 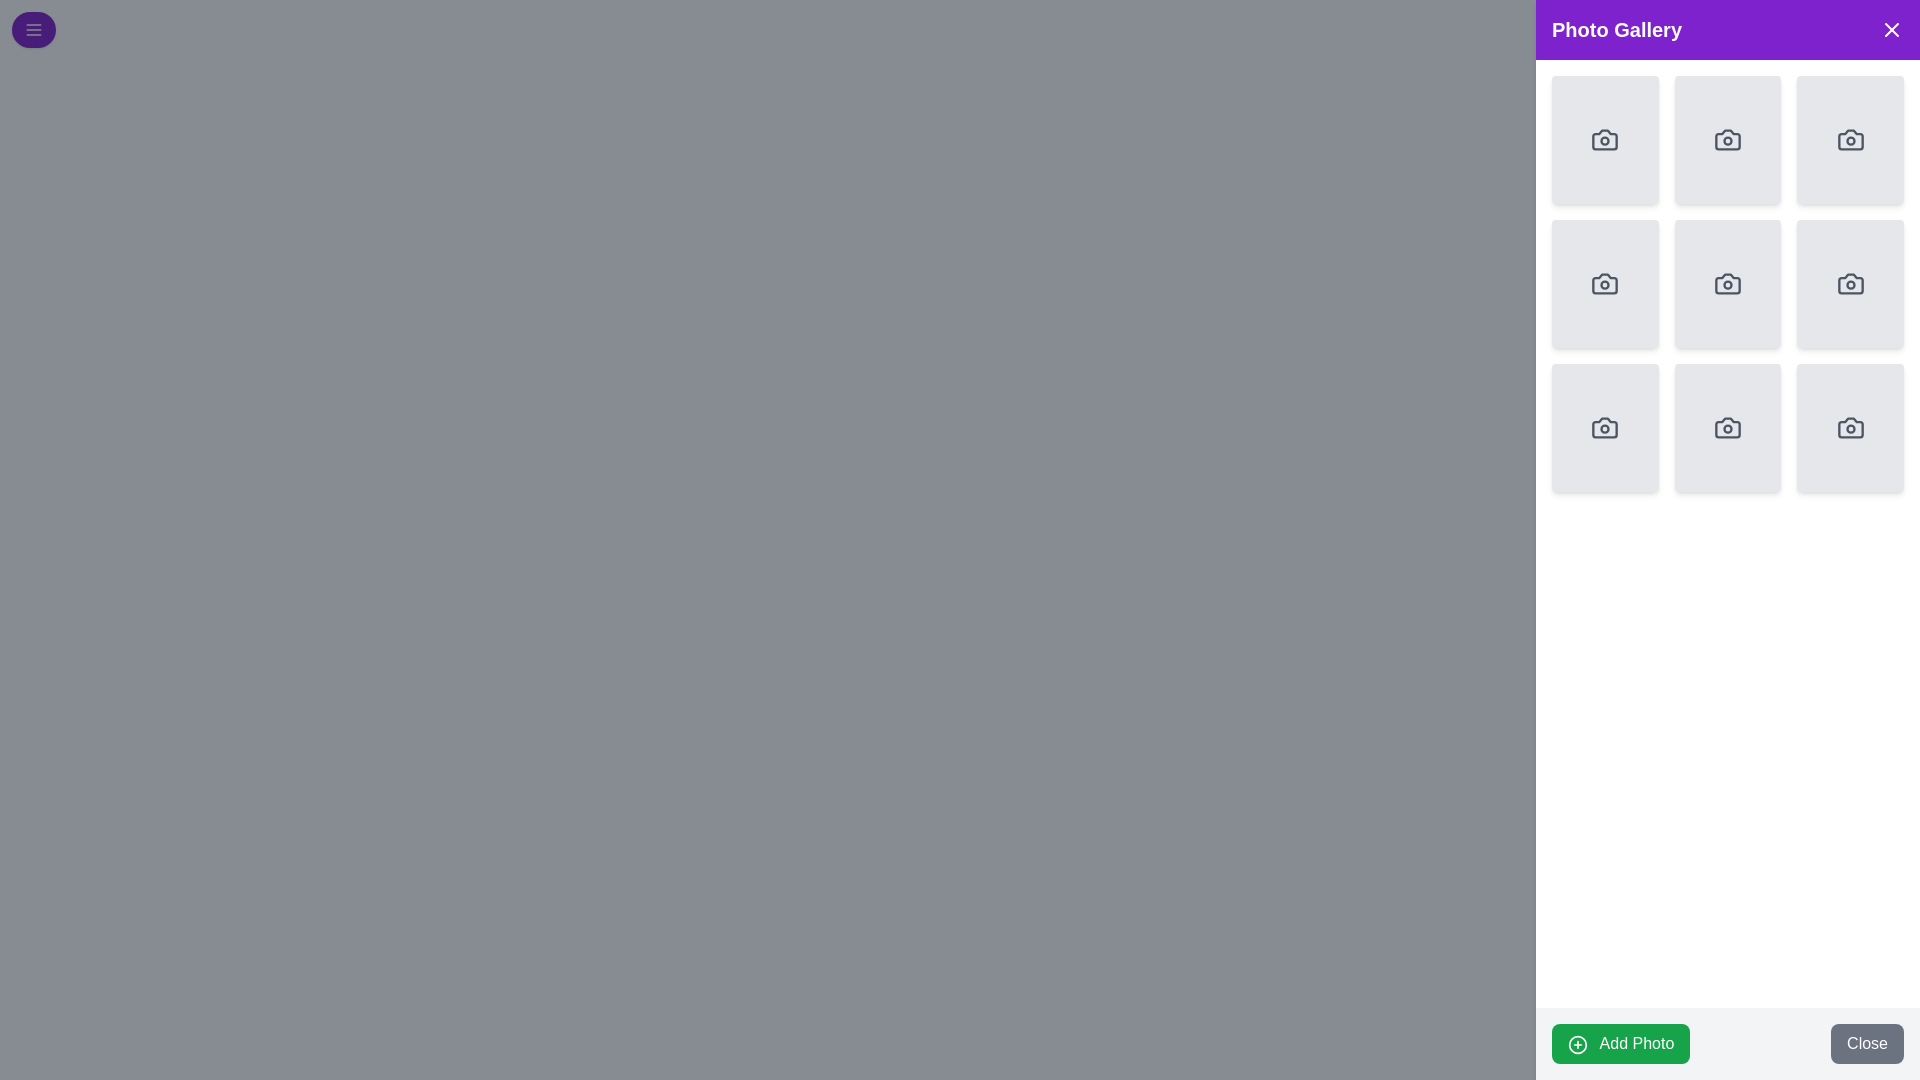 I want to click on the small 'X' shaped button with a white stroke on a purple background located at the top-right corner of the 'Photo Gallery' header, so click(x=1890, y=30).